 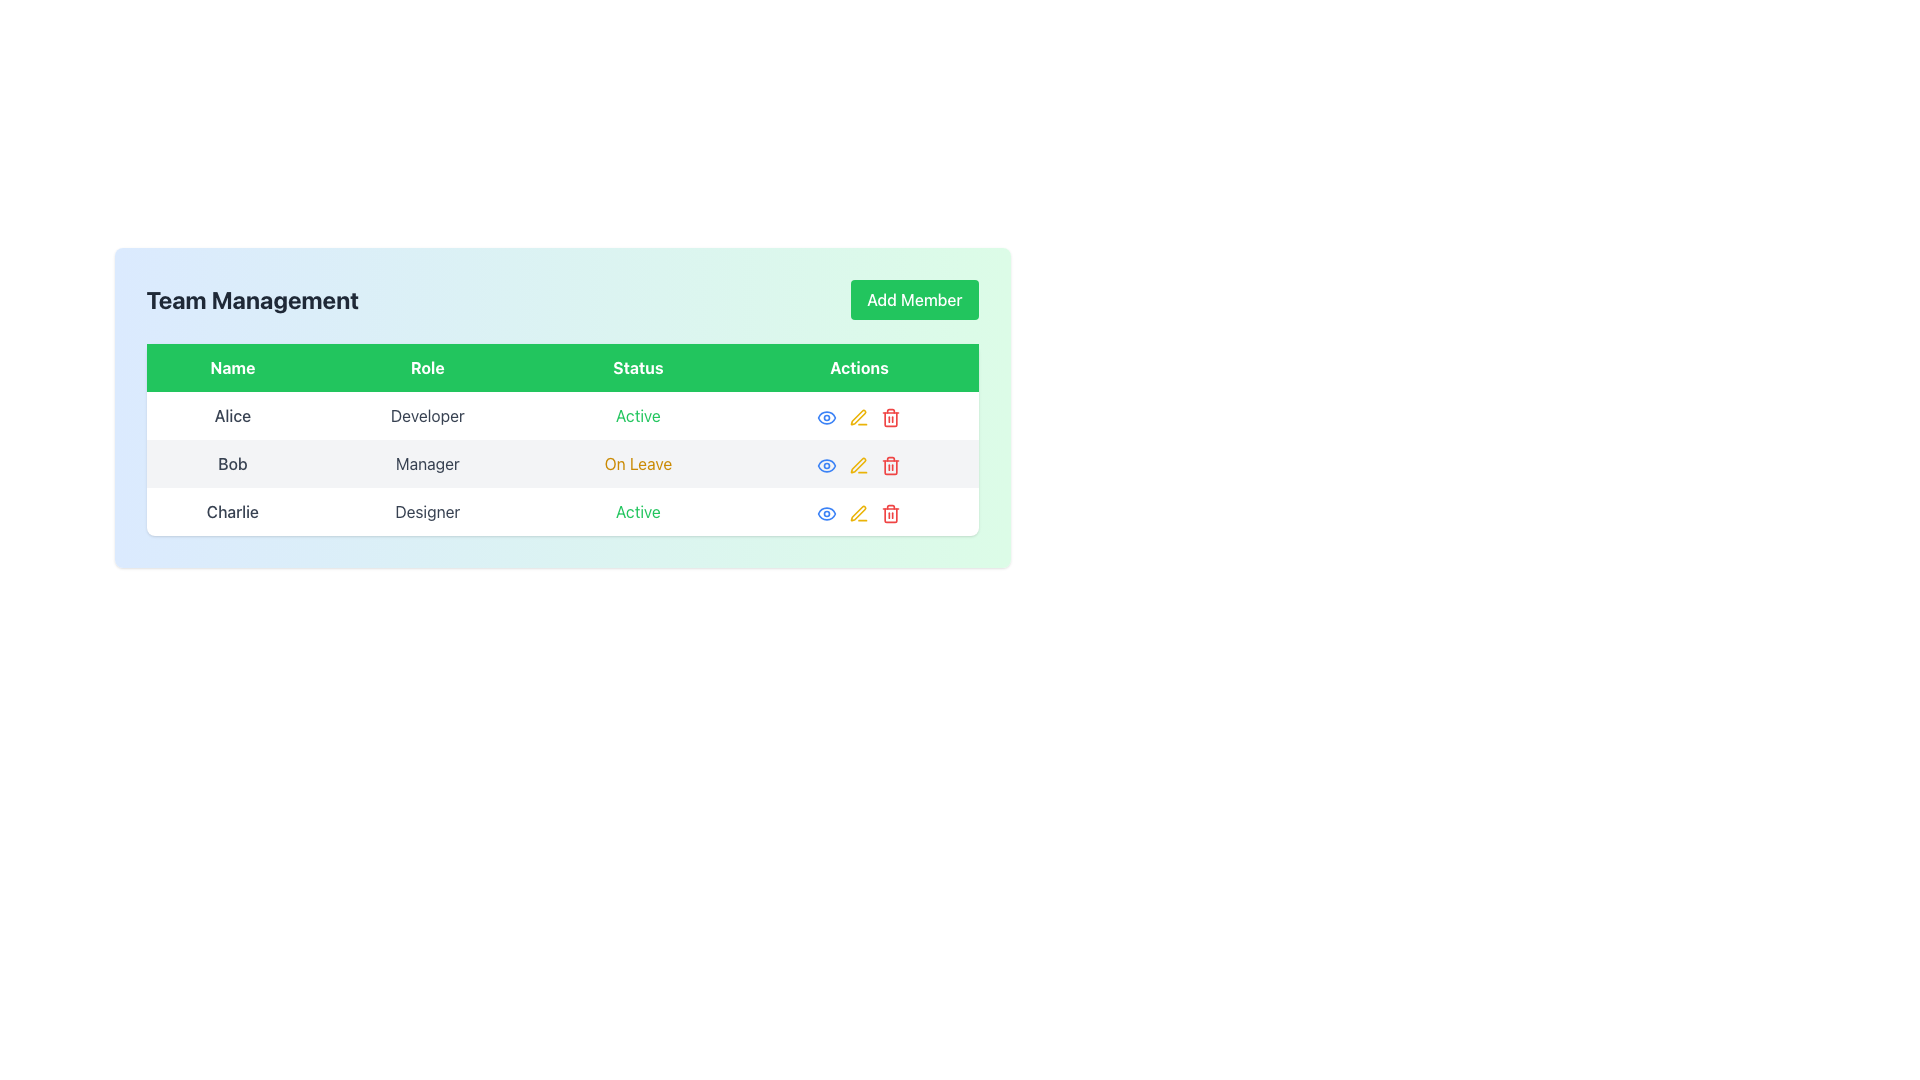 I want to click on the red trash icon button, which is the third button under the 'Actions' column in the second row for user 'Bob', so click(x=890, y=463).